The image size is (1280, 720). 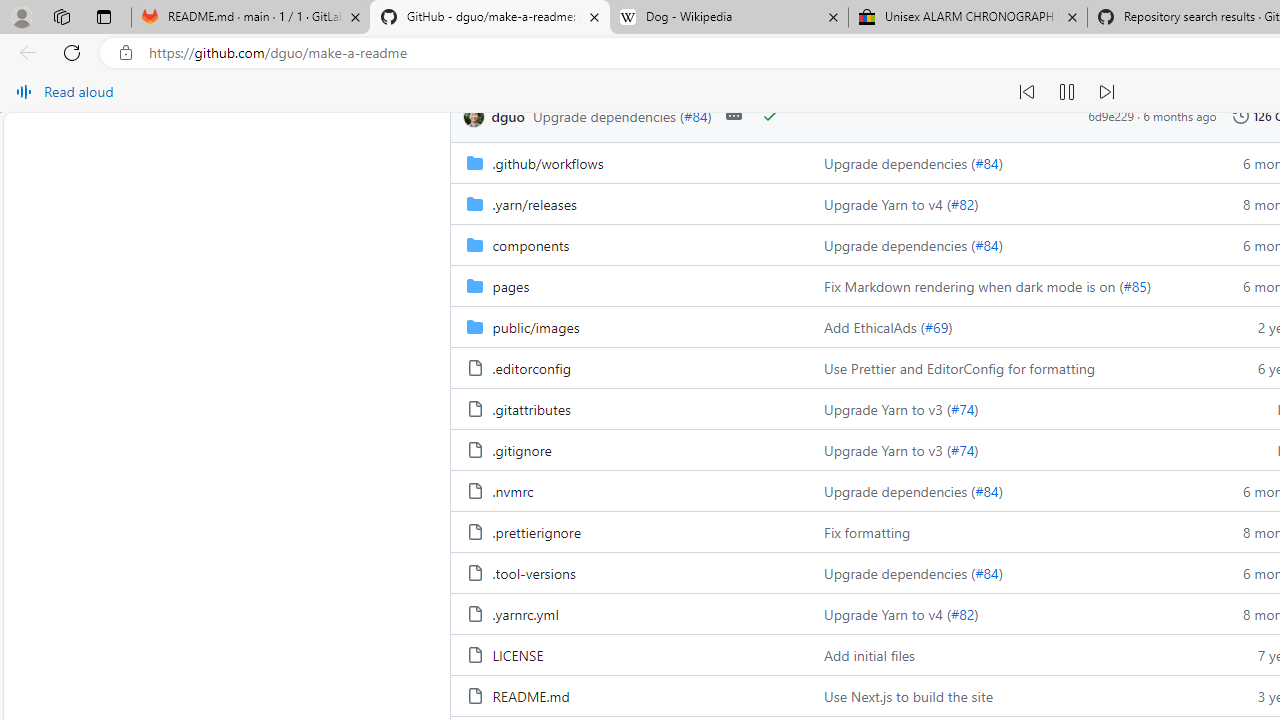 I want to click on 'Use Prettier and EditorConfig for formatting', so click(x=1008, y=367).